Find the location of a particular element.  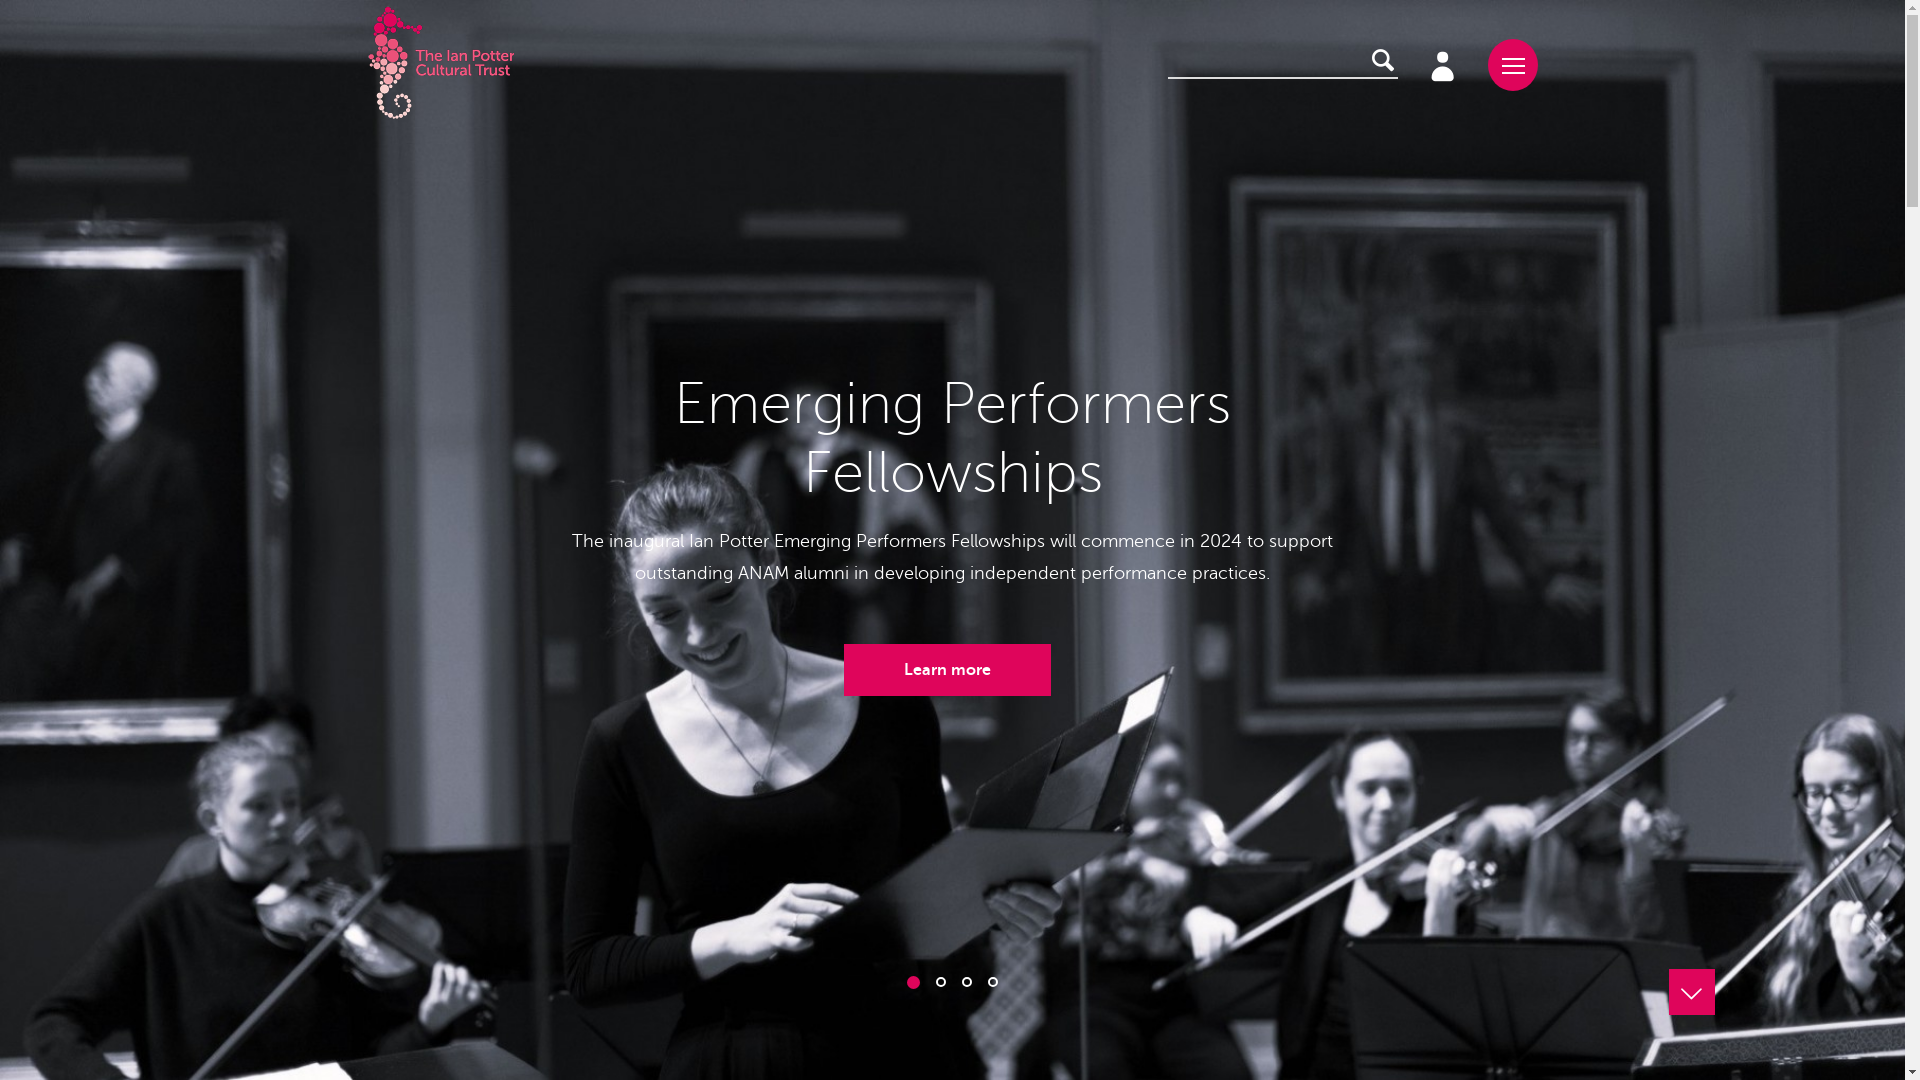

'1' is located at coordinates (912, 981).